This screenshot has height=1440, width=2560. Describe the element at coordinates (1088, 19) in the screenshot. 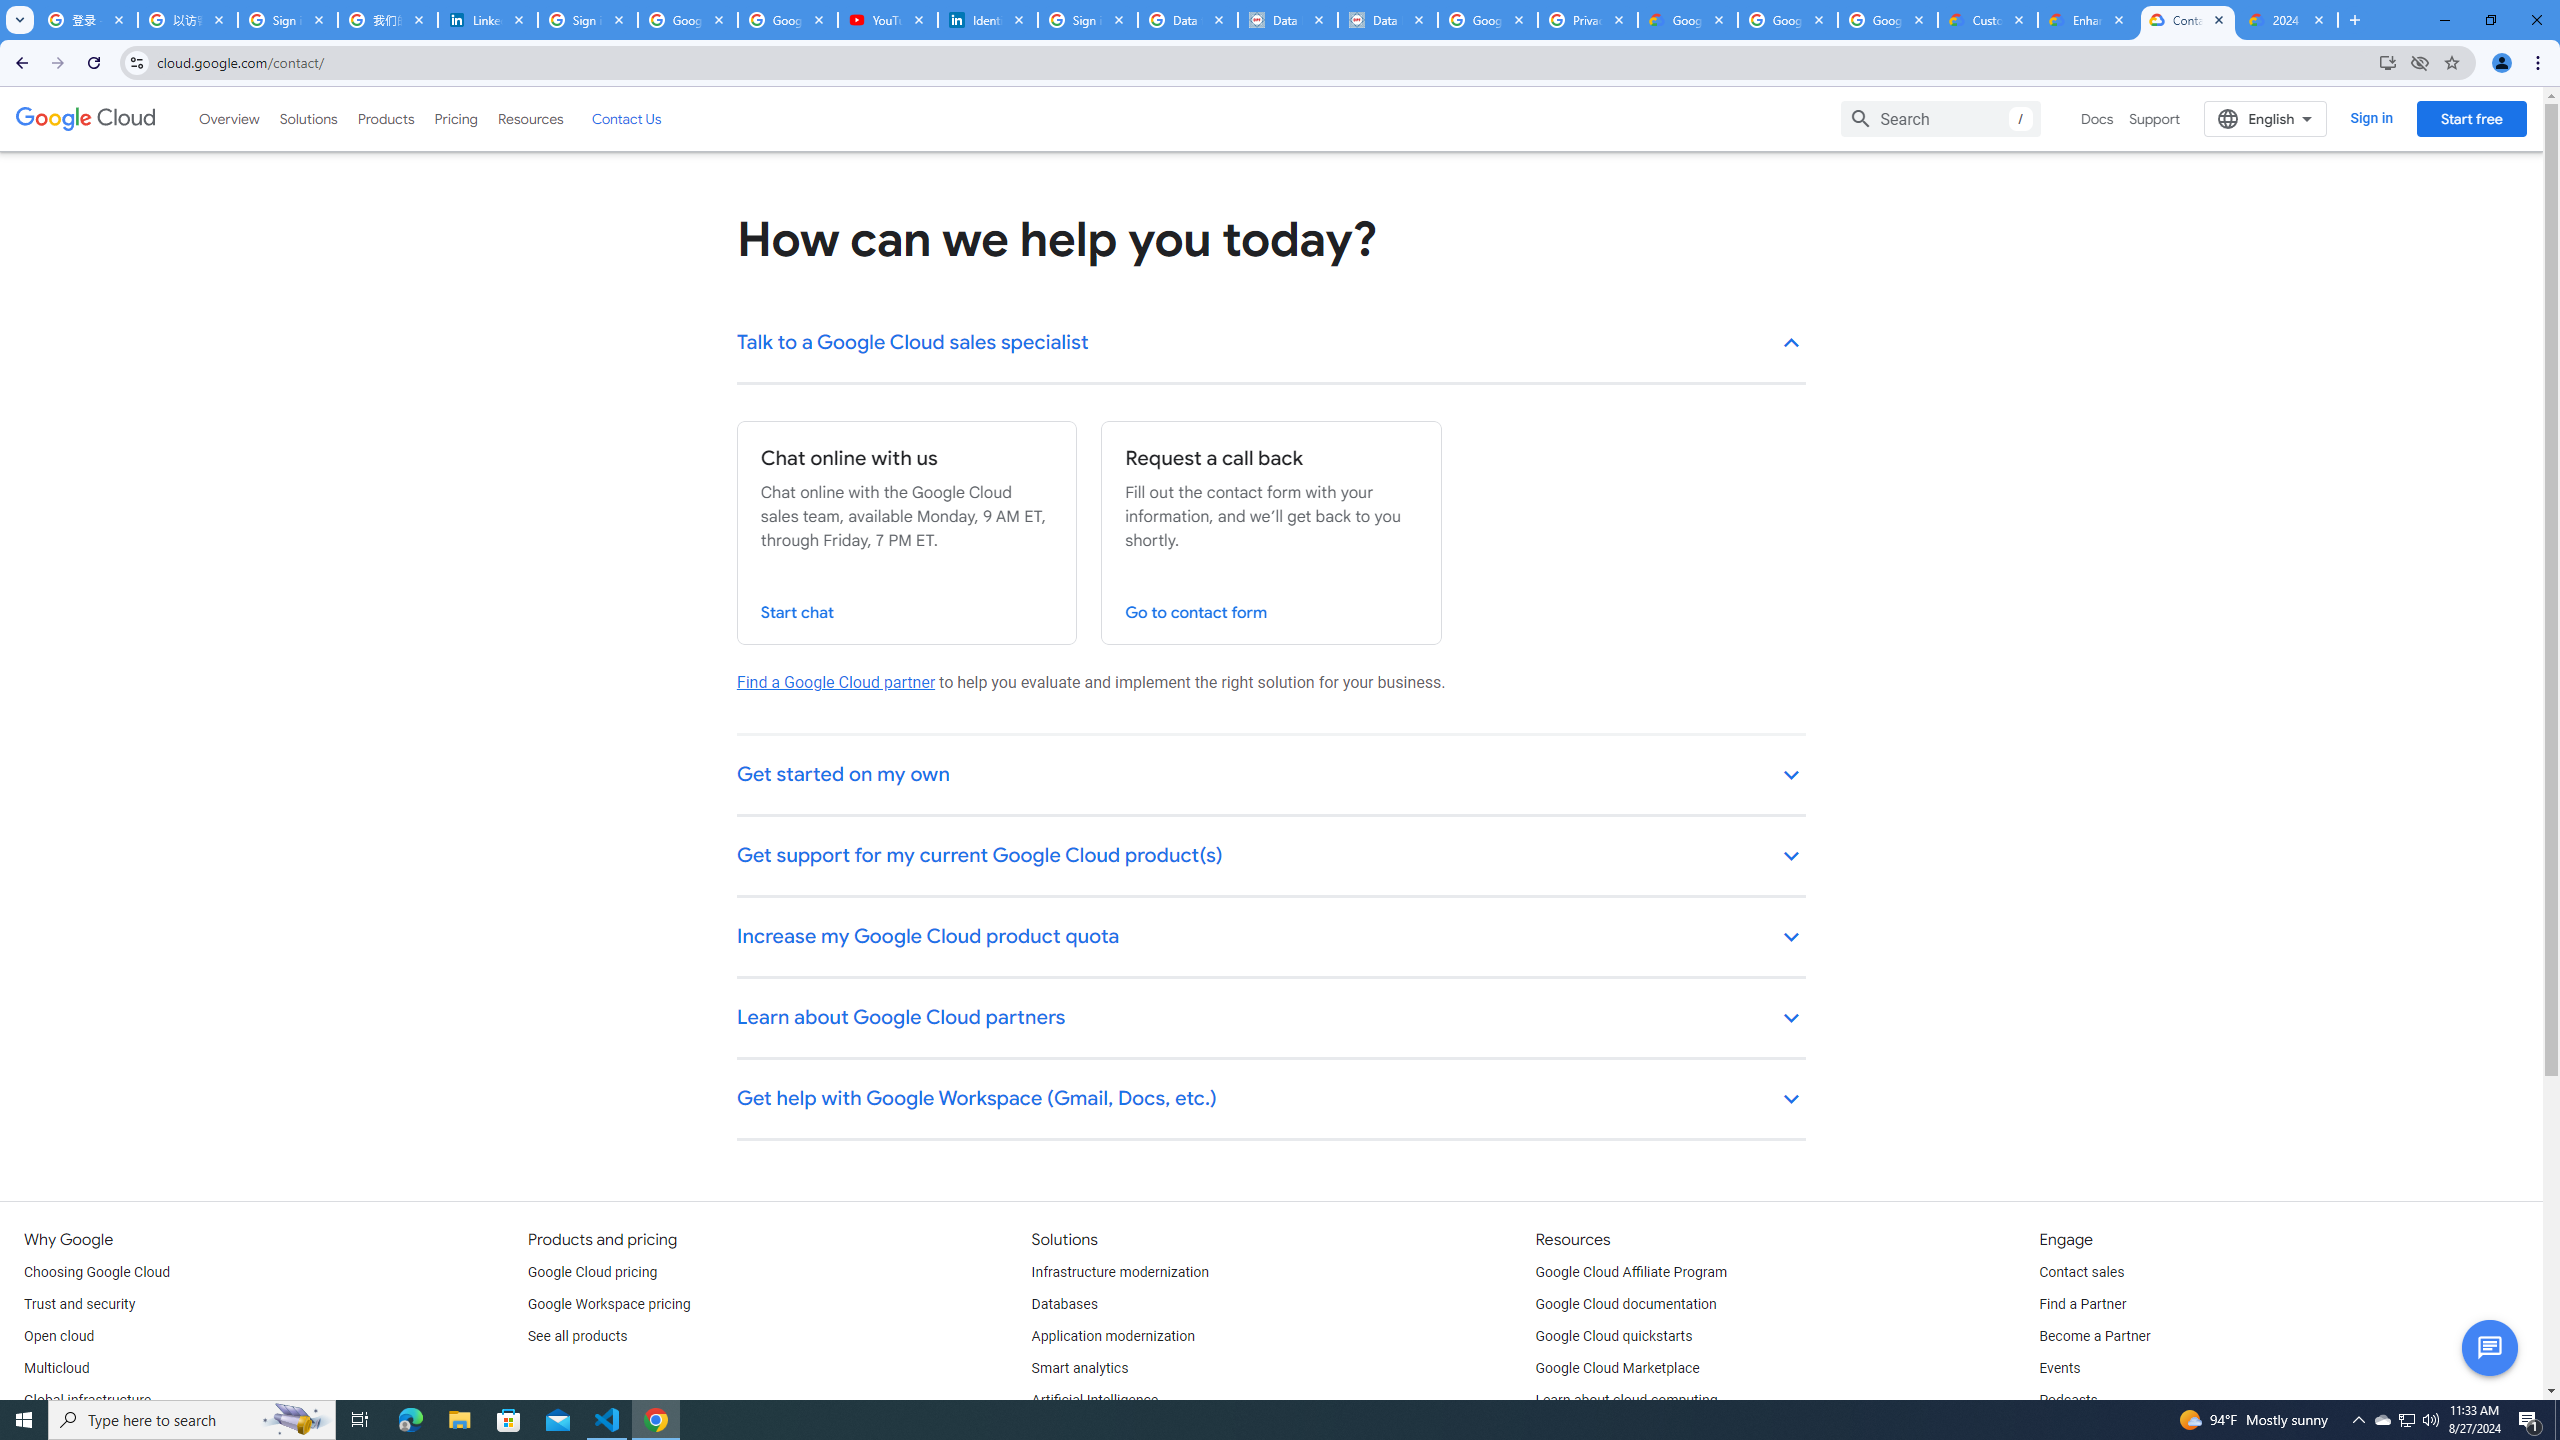

I see `'Sign in - Google Accounts'` at that location.